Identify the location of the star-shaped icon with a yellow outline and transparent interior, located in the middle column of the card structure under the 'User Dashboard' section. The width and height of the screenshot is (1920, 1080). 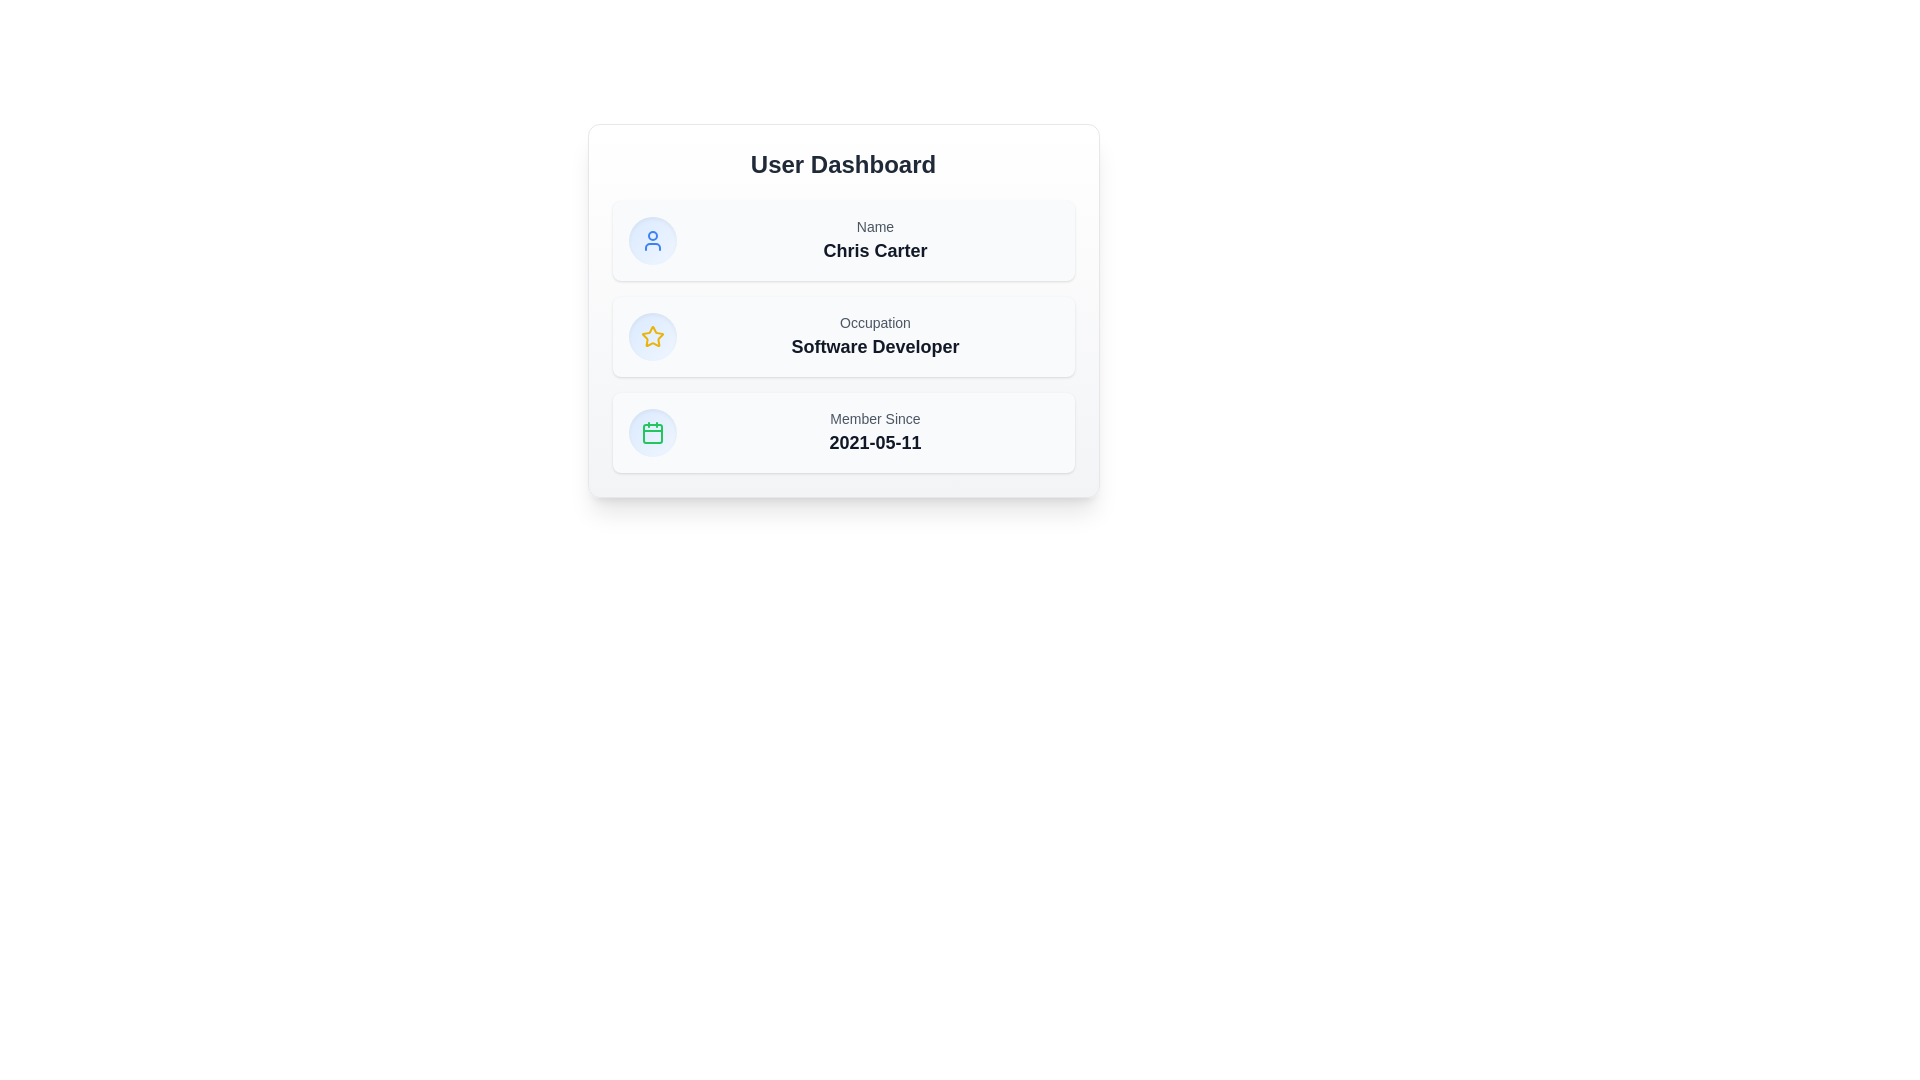
(652, 335).